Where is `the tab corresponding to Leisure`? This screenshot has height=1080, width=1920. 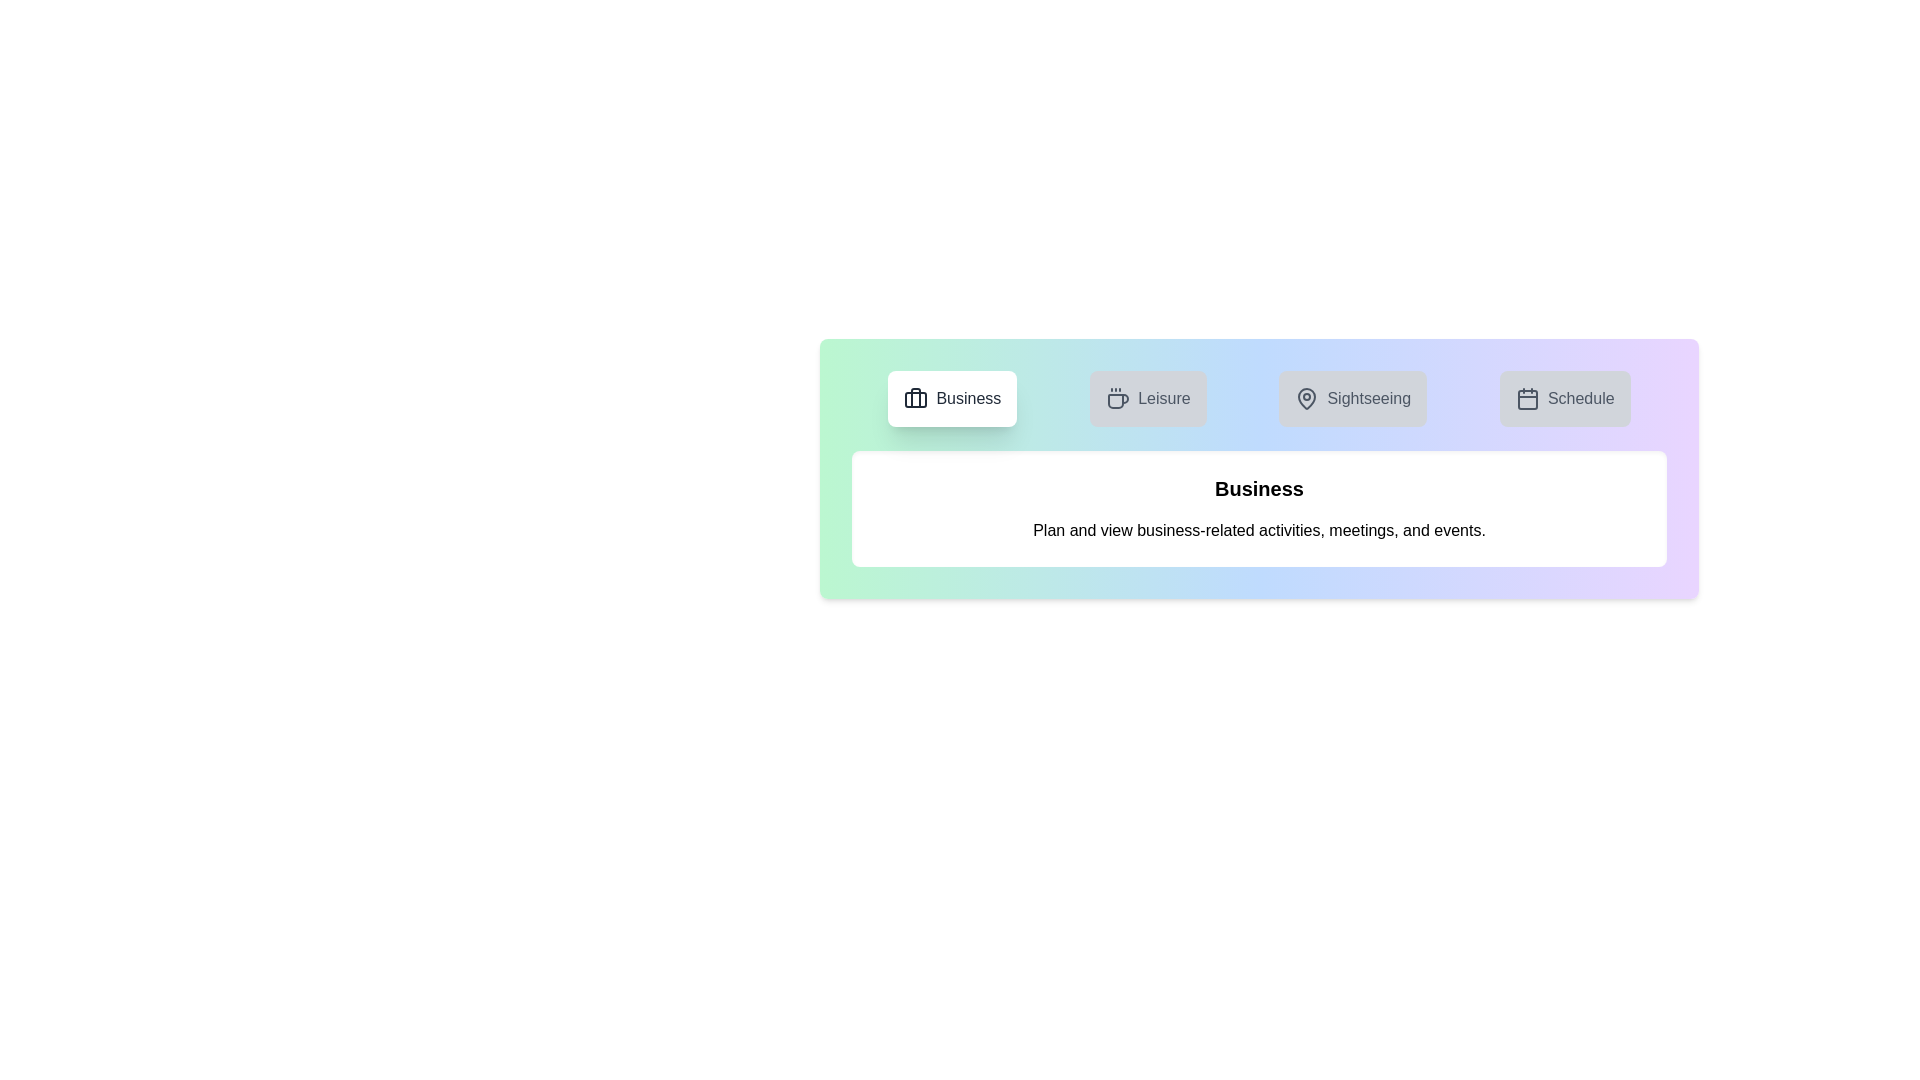
the tab corresponding to Leisure is located at coordinates (1147, 398).